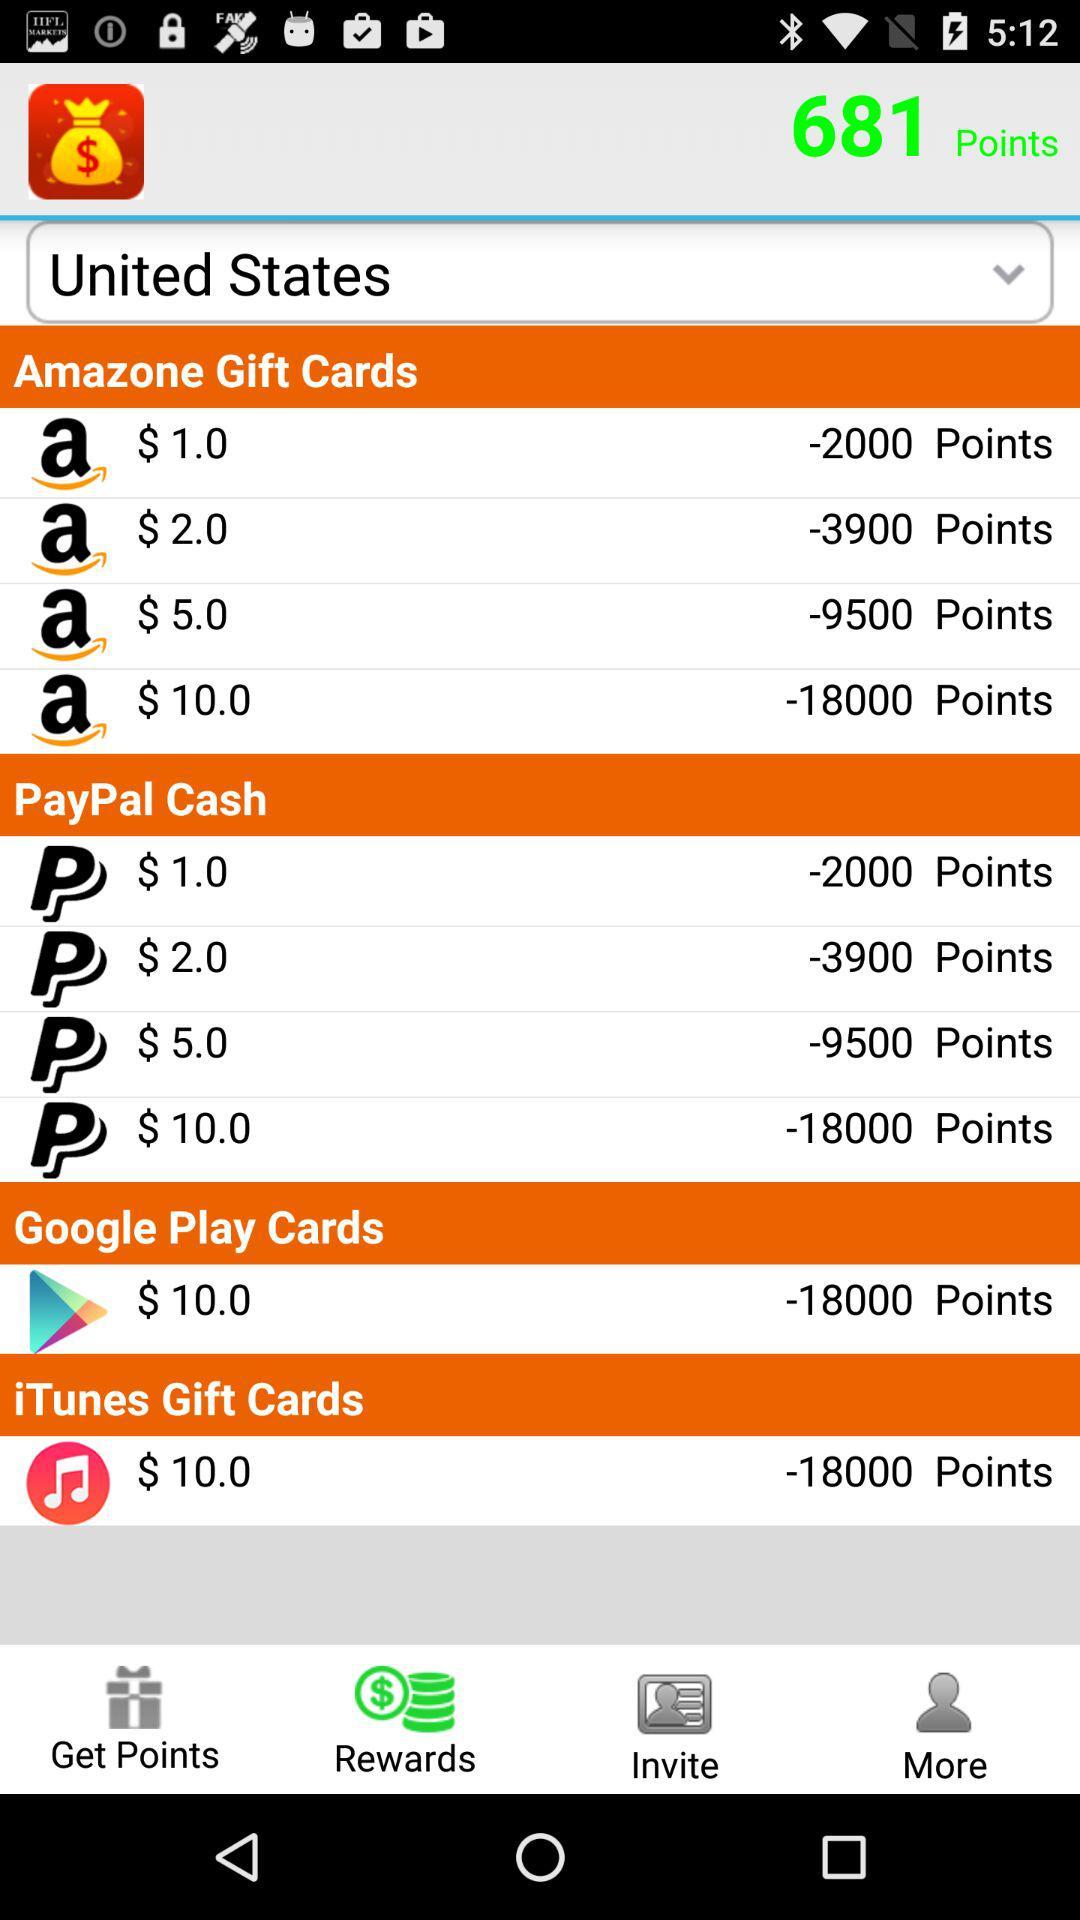  I want to click on invite, so click(675, 1718).